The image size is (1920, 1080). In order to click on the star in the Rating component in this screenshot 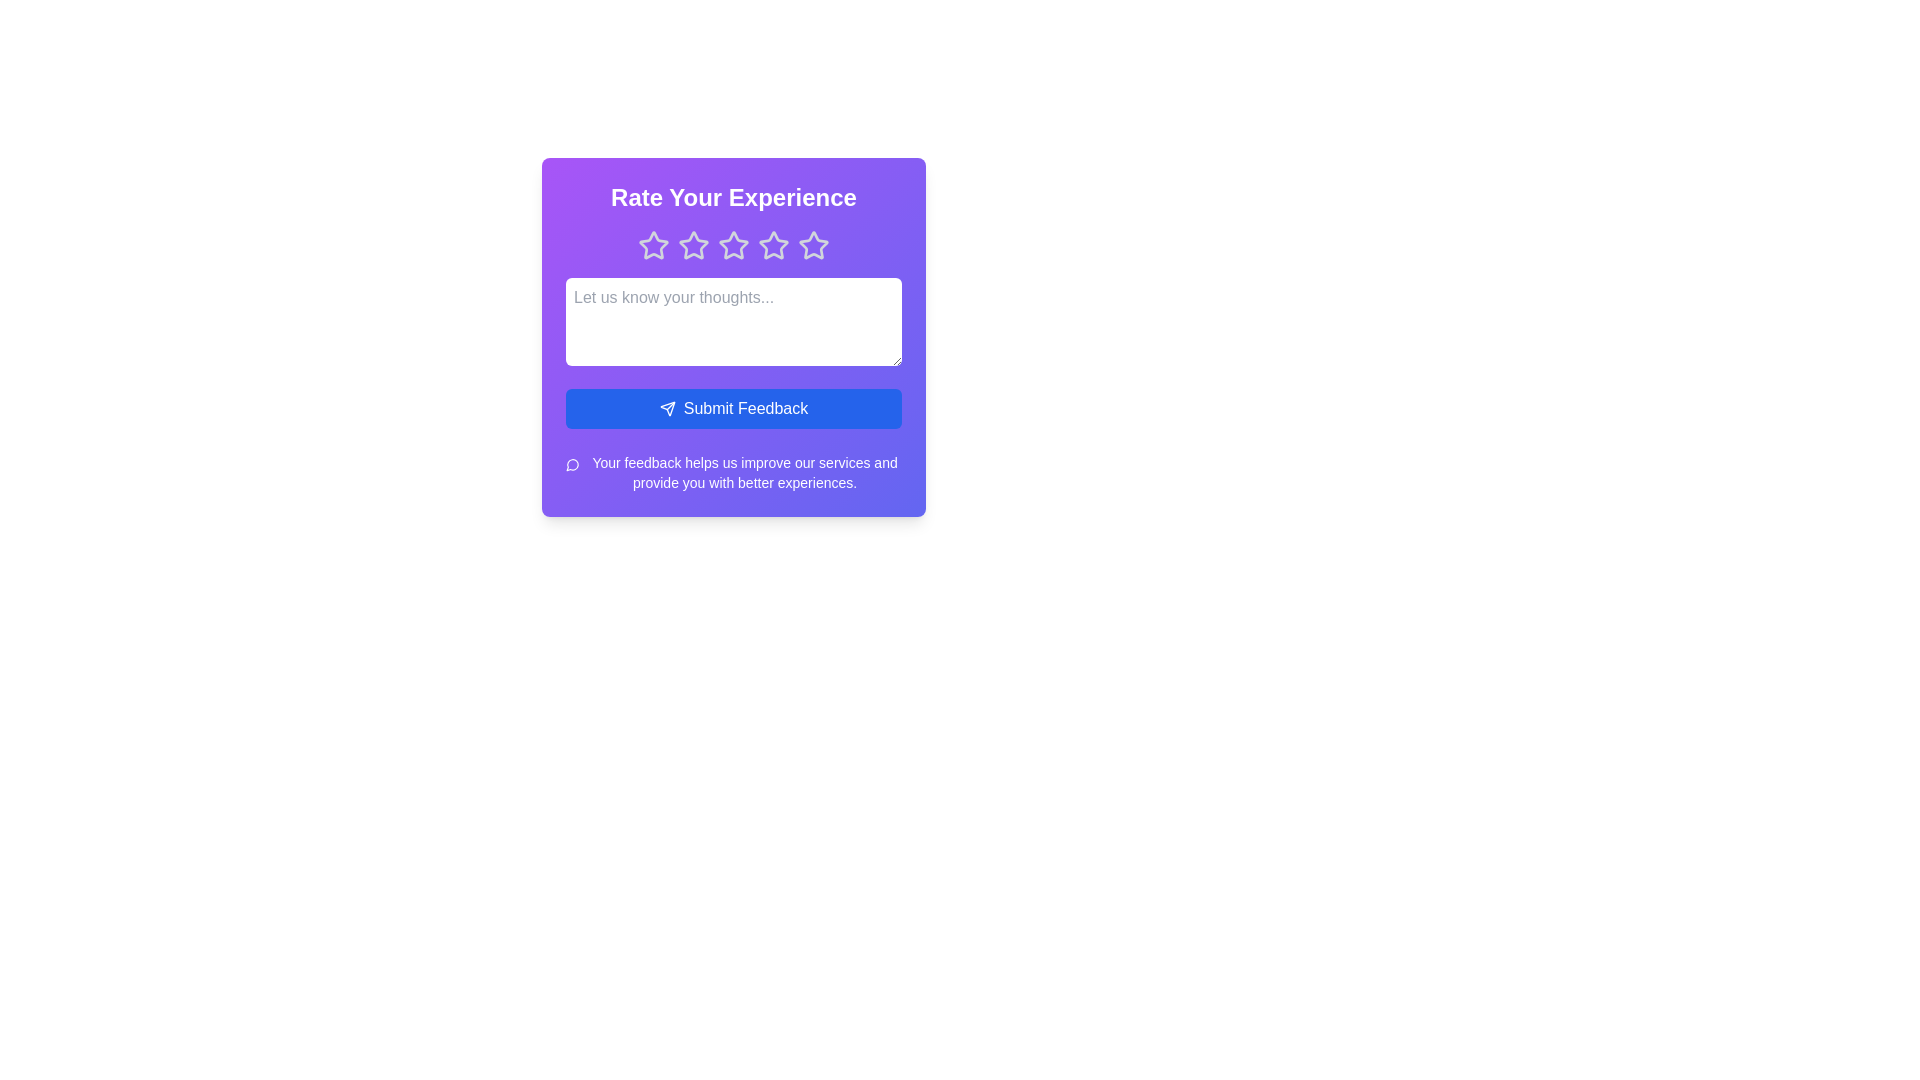, I will do `click(733, 245)`.